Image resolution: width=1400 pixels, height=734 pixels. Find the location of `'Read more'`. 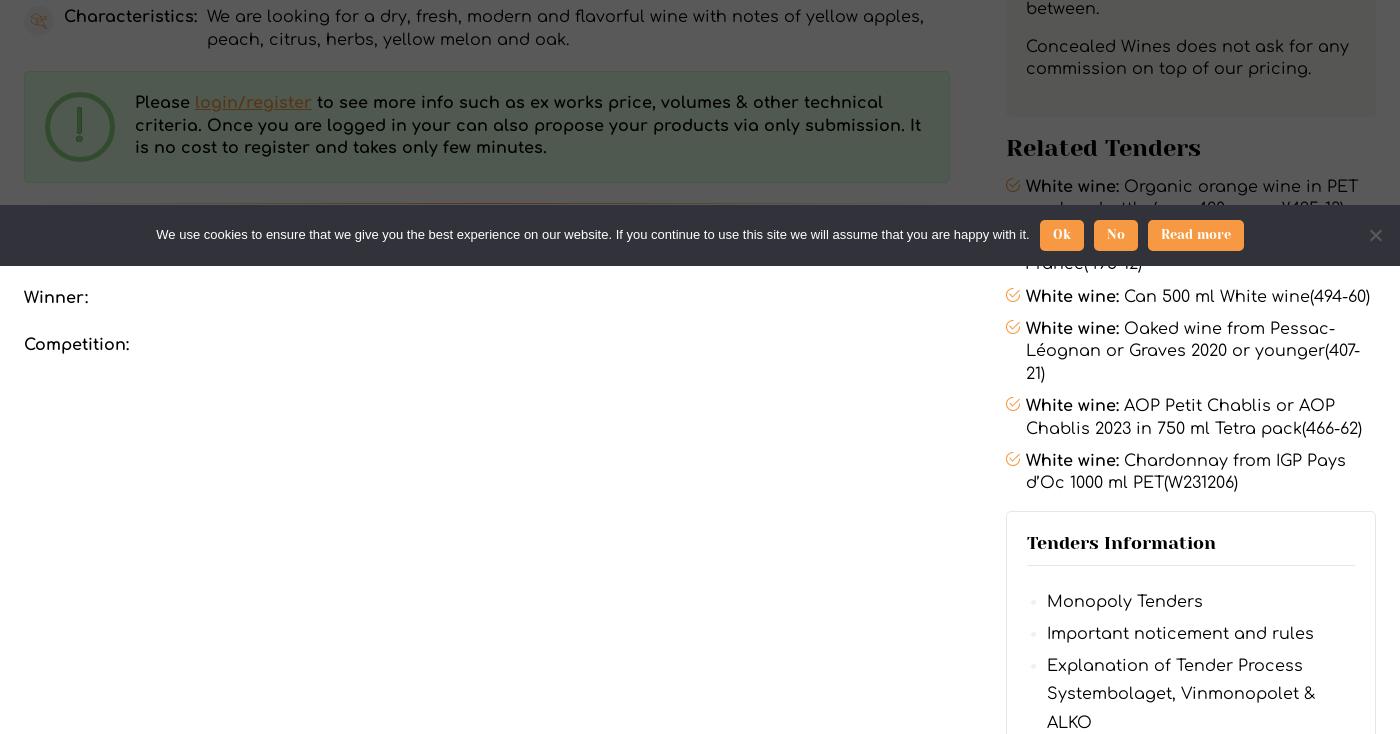

'Read more' is located at coordinates (1195, 234).